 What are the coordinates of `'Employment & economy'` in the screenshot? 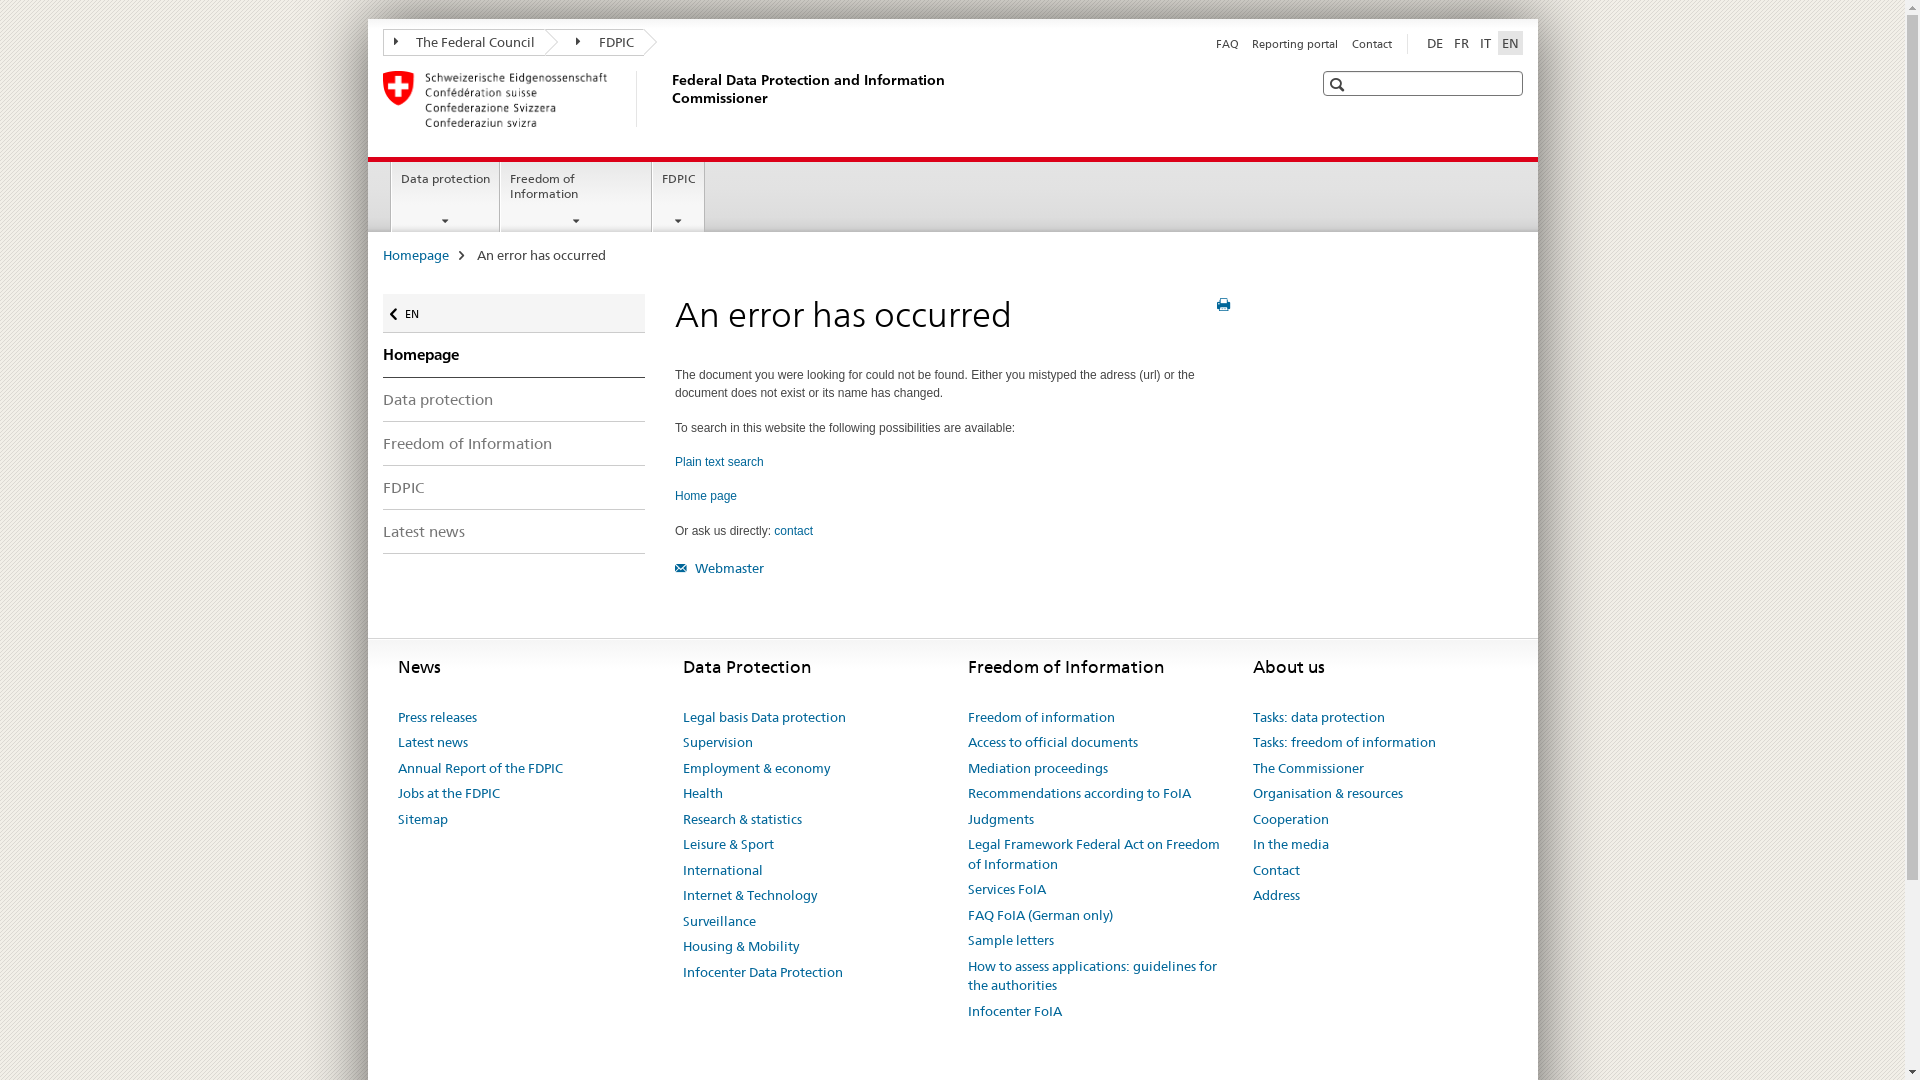 It's located at (754, 767).